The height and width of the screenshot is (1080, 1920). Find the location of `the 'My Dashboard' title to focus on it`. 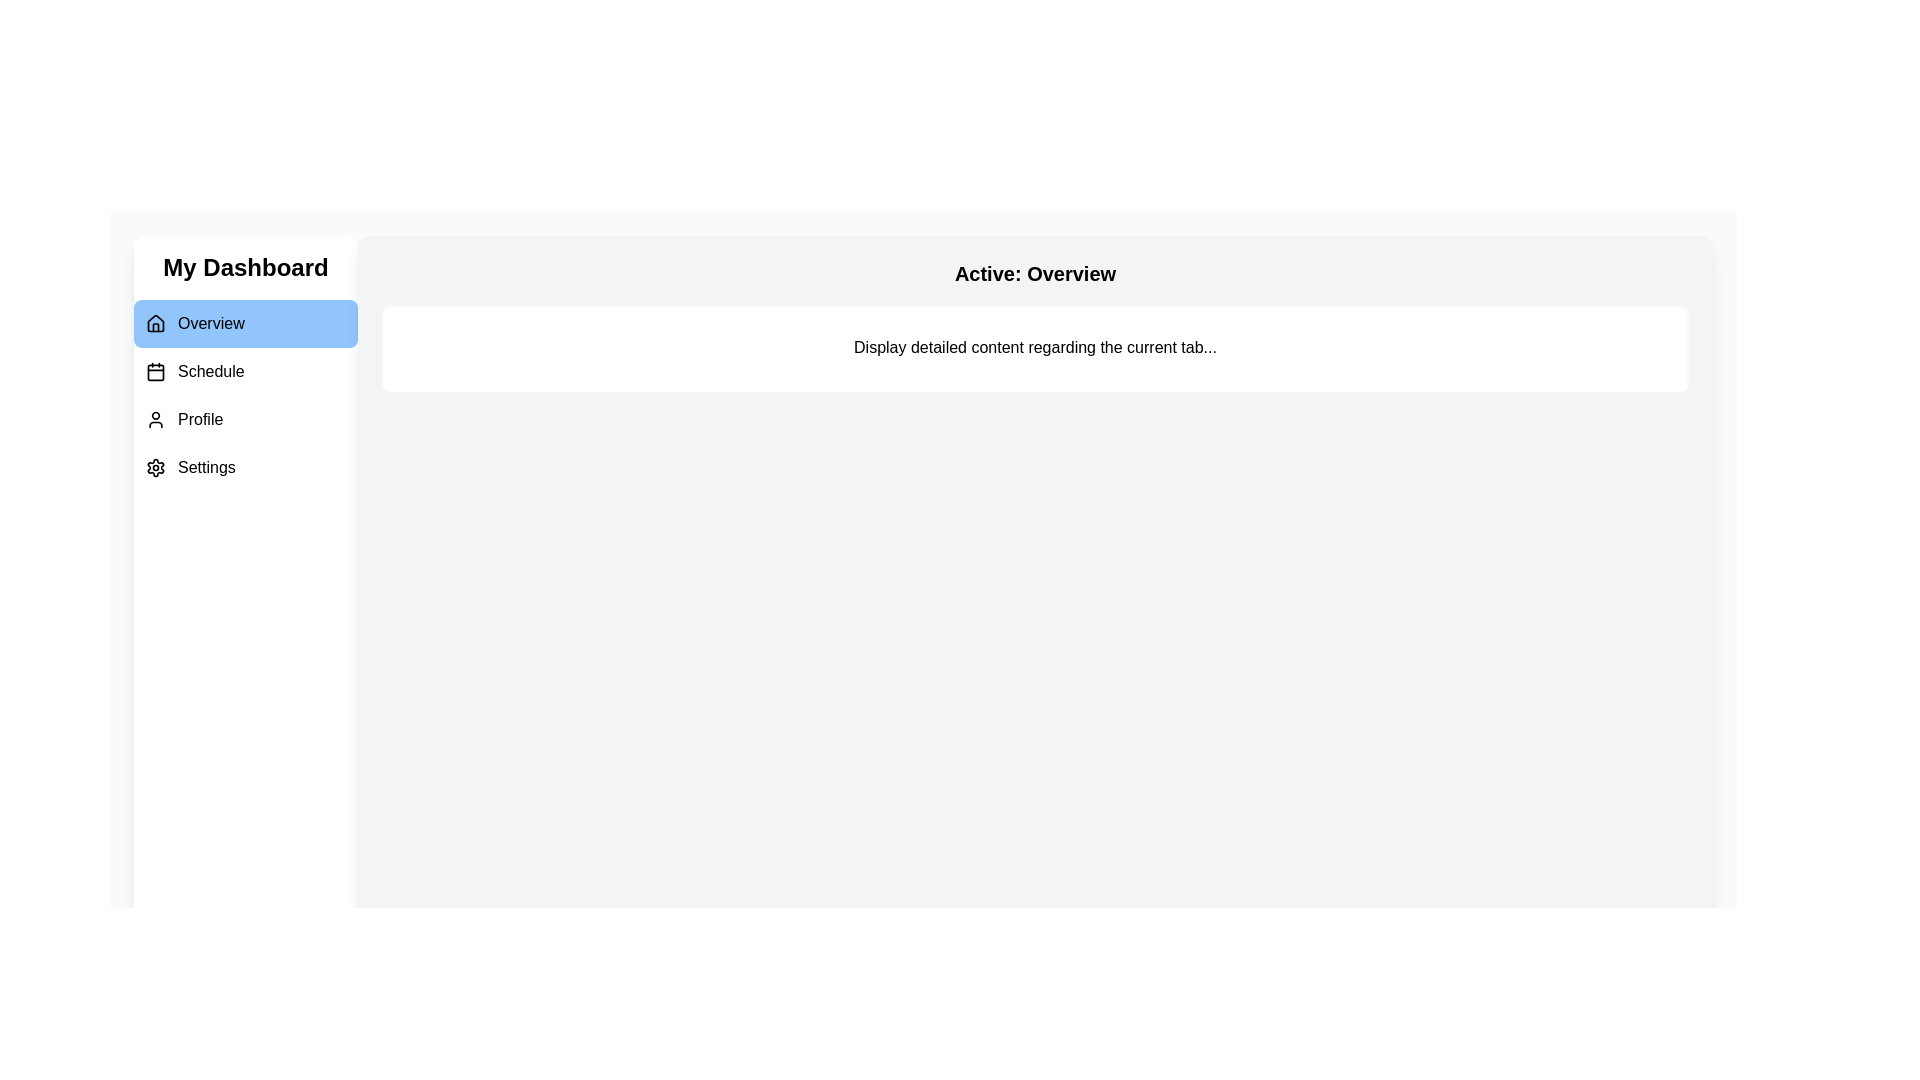

the 'My Dashboard' title to focus on it is located at coordinates (244, 266).